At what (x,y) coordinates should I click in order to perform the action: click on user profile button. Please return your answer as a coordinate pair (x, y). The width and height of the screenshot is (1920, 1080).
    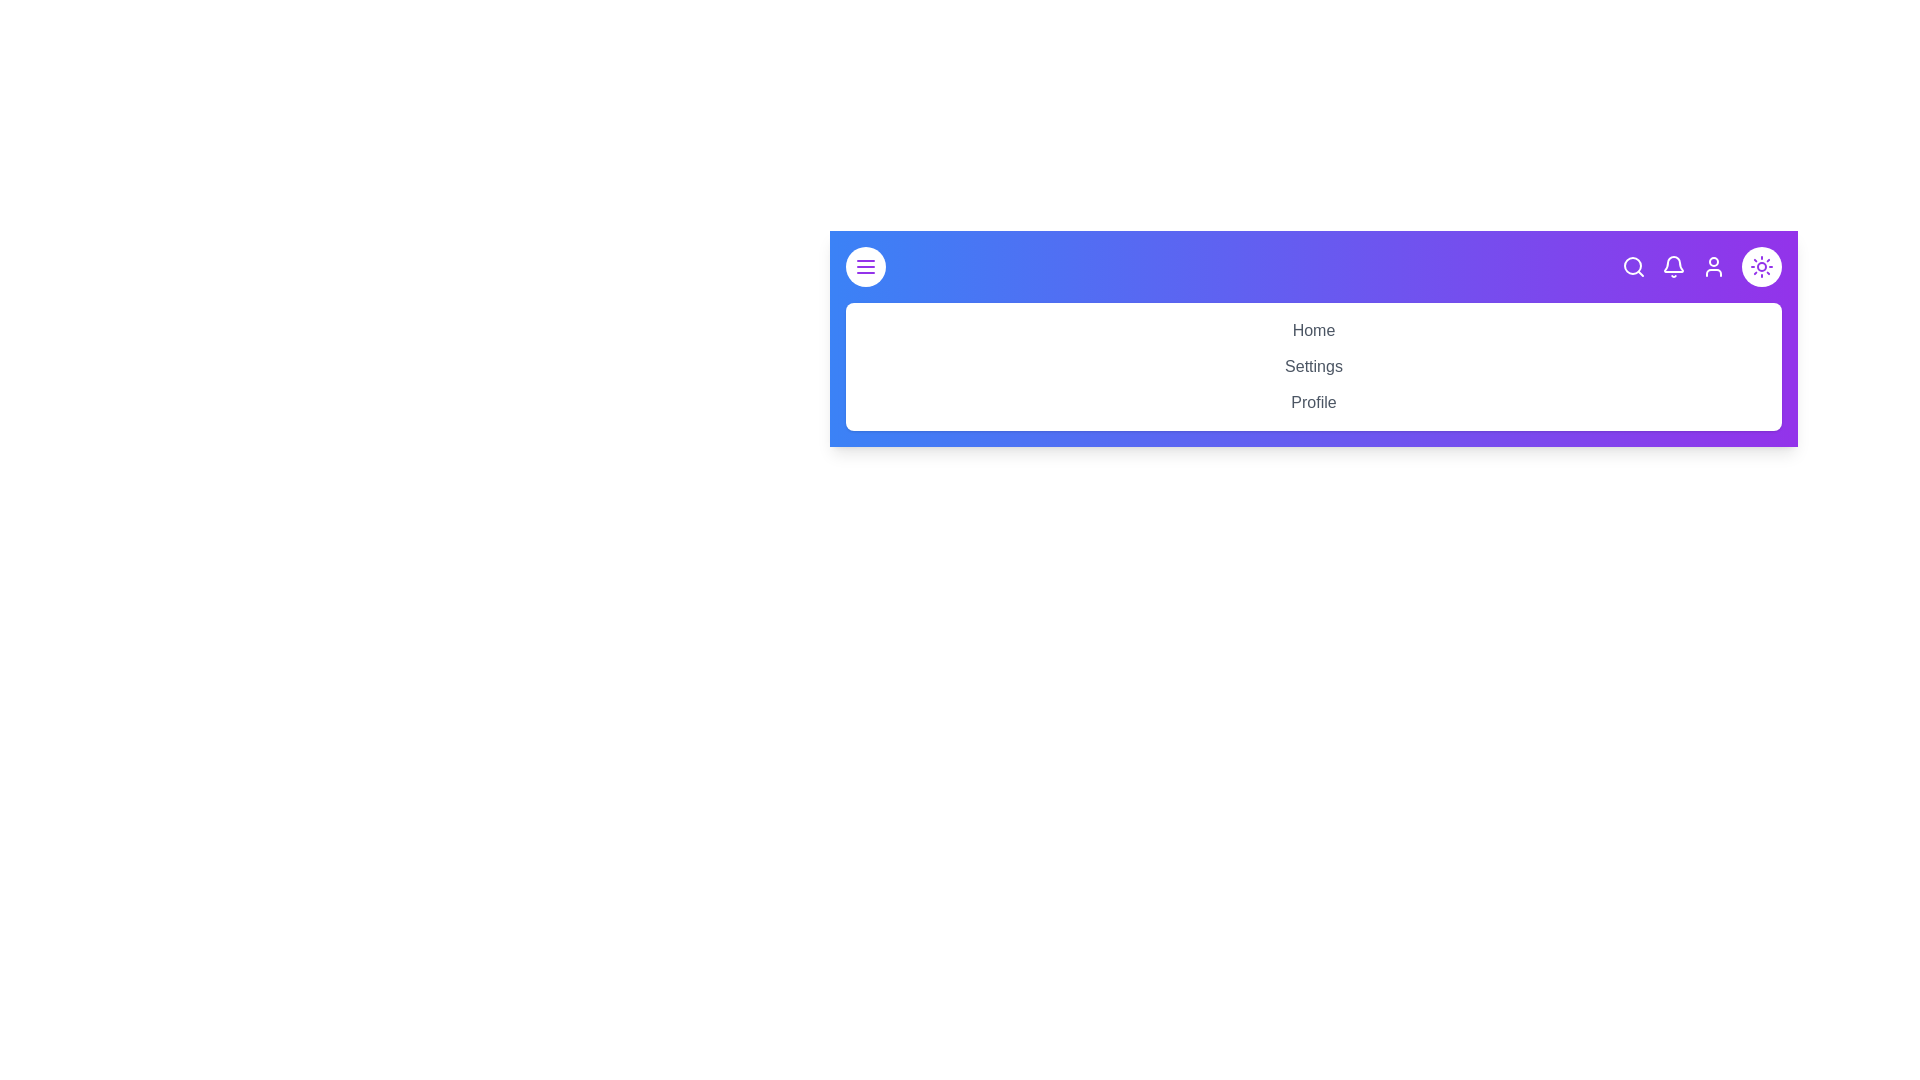
    Looking at the image, I should click on (1712, 265).